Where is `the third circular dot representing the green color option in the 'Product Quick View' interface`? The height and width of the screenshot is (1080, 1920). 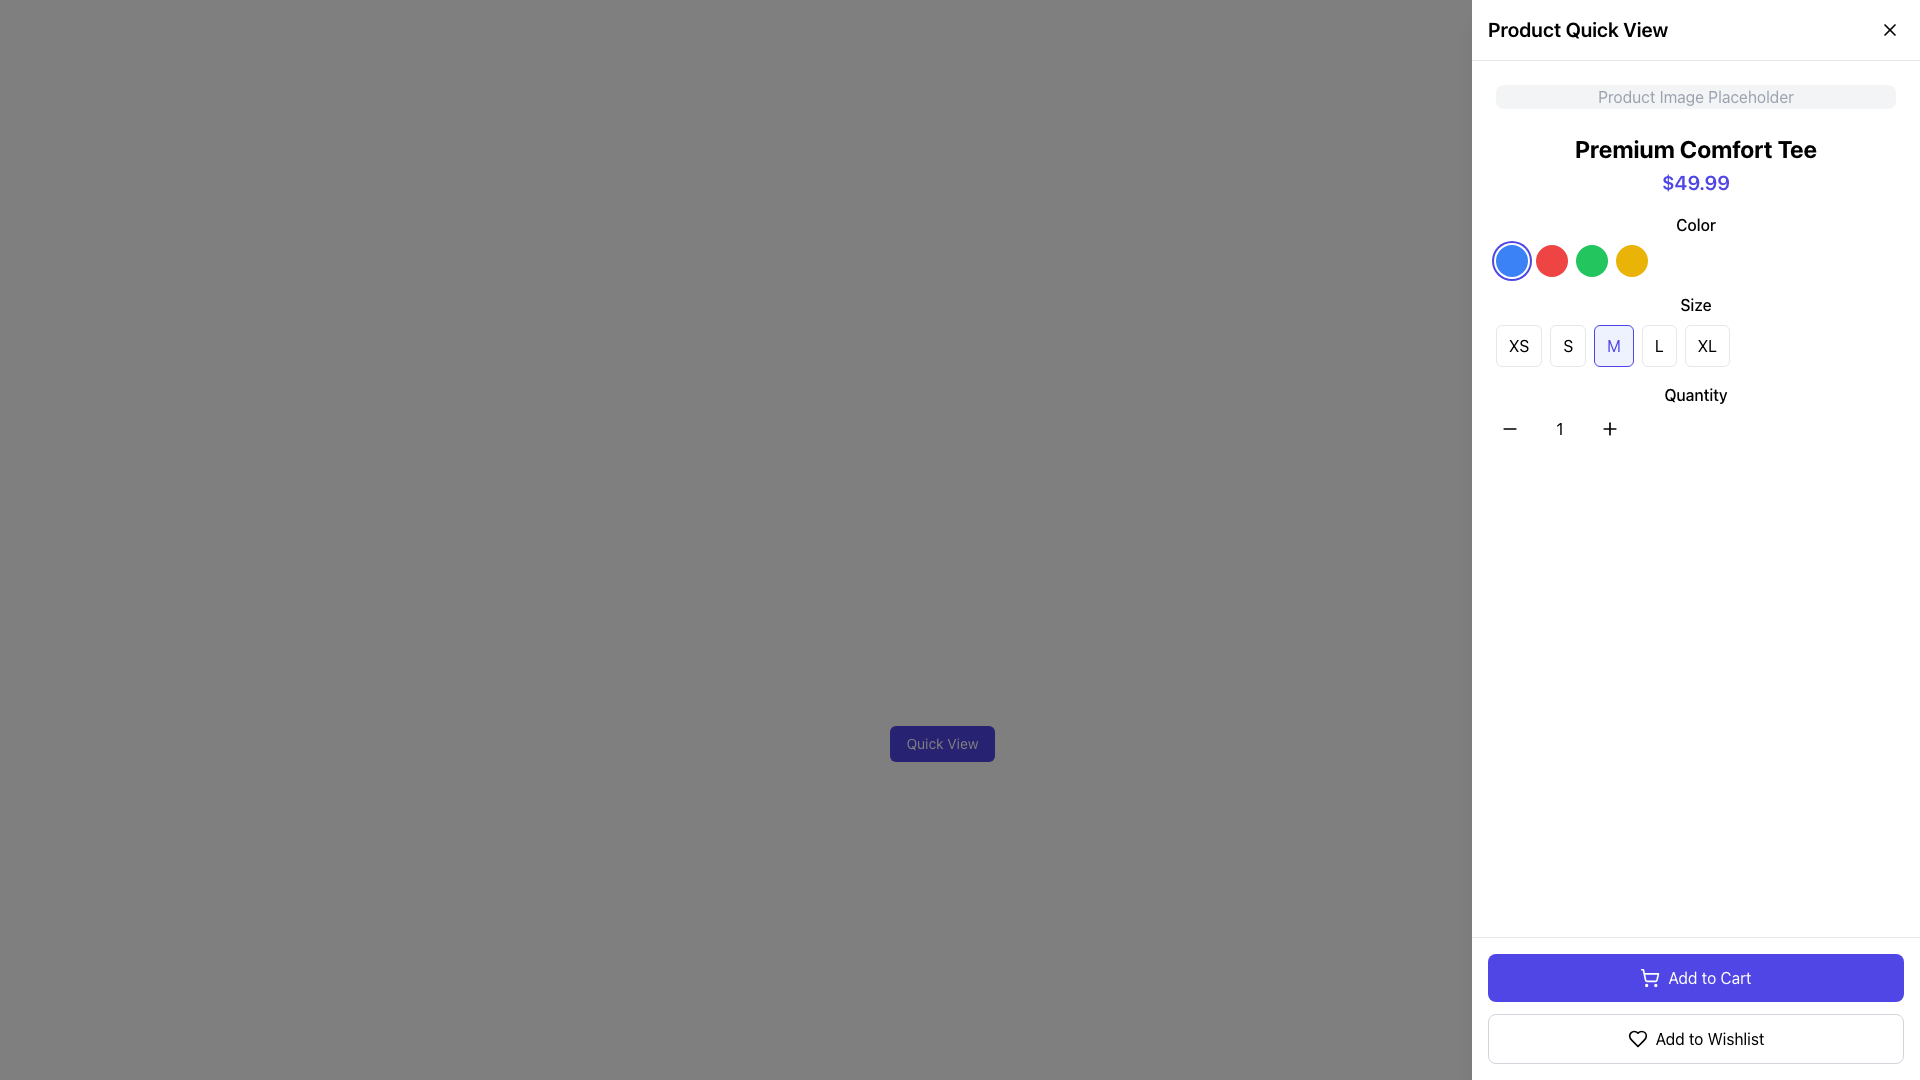 the third circular dot representing the green color option in the 'Product Quick View' interface is located at coordinates (1591, 260).